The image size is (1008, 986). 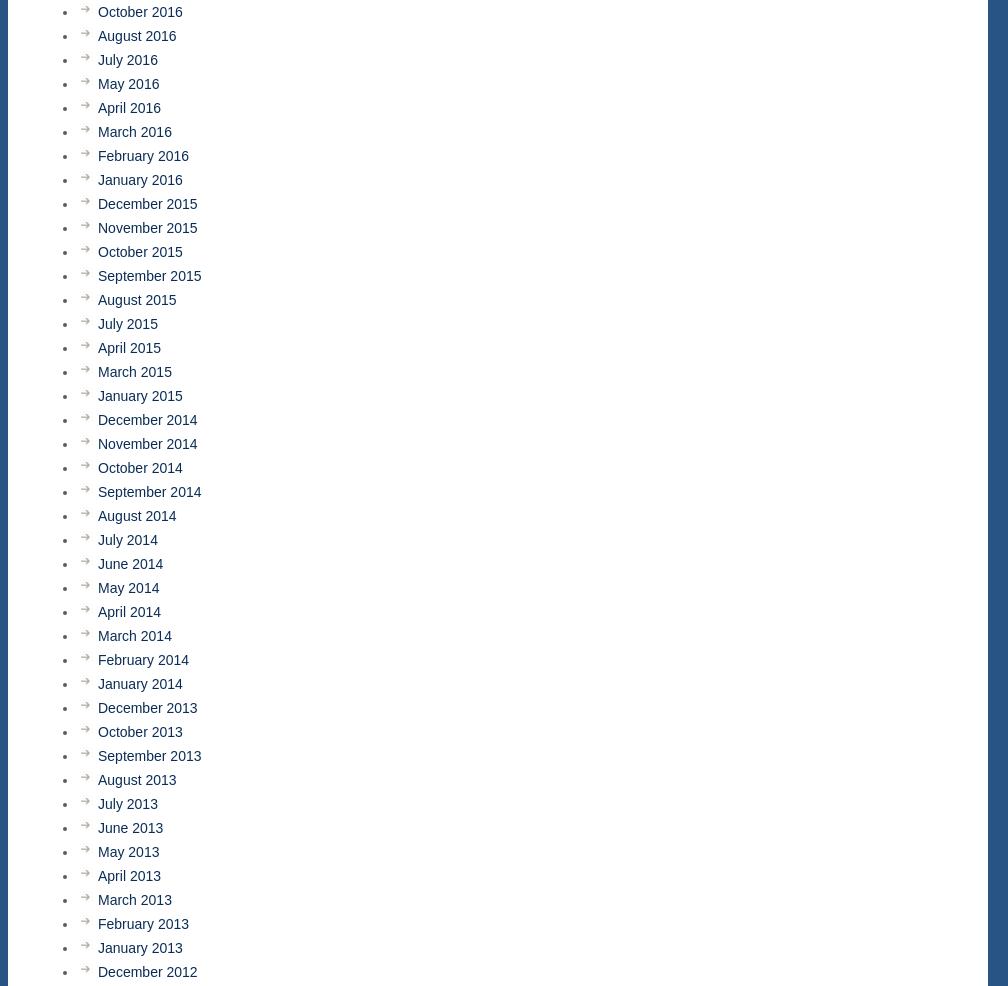 I want to click on 'July 2015', so click(x=127, y=323).